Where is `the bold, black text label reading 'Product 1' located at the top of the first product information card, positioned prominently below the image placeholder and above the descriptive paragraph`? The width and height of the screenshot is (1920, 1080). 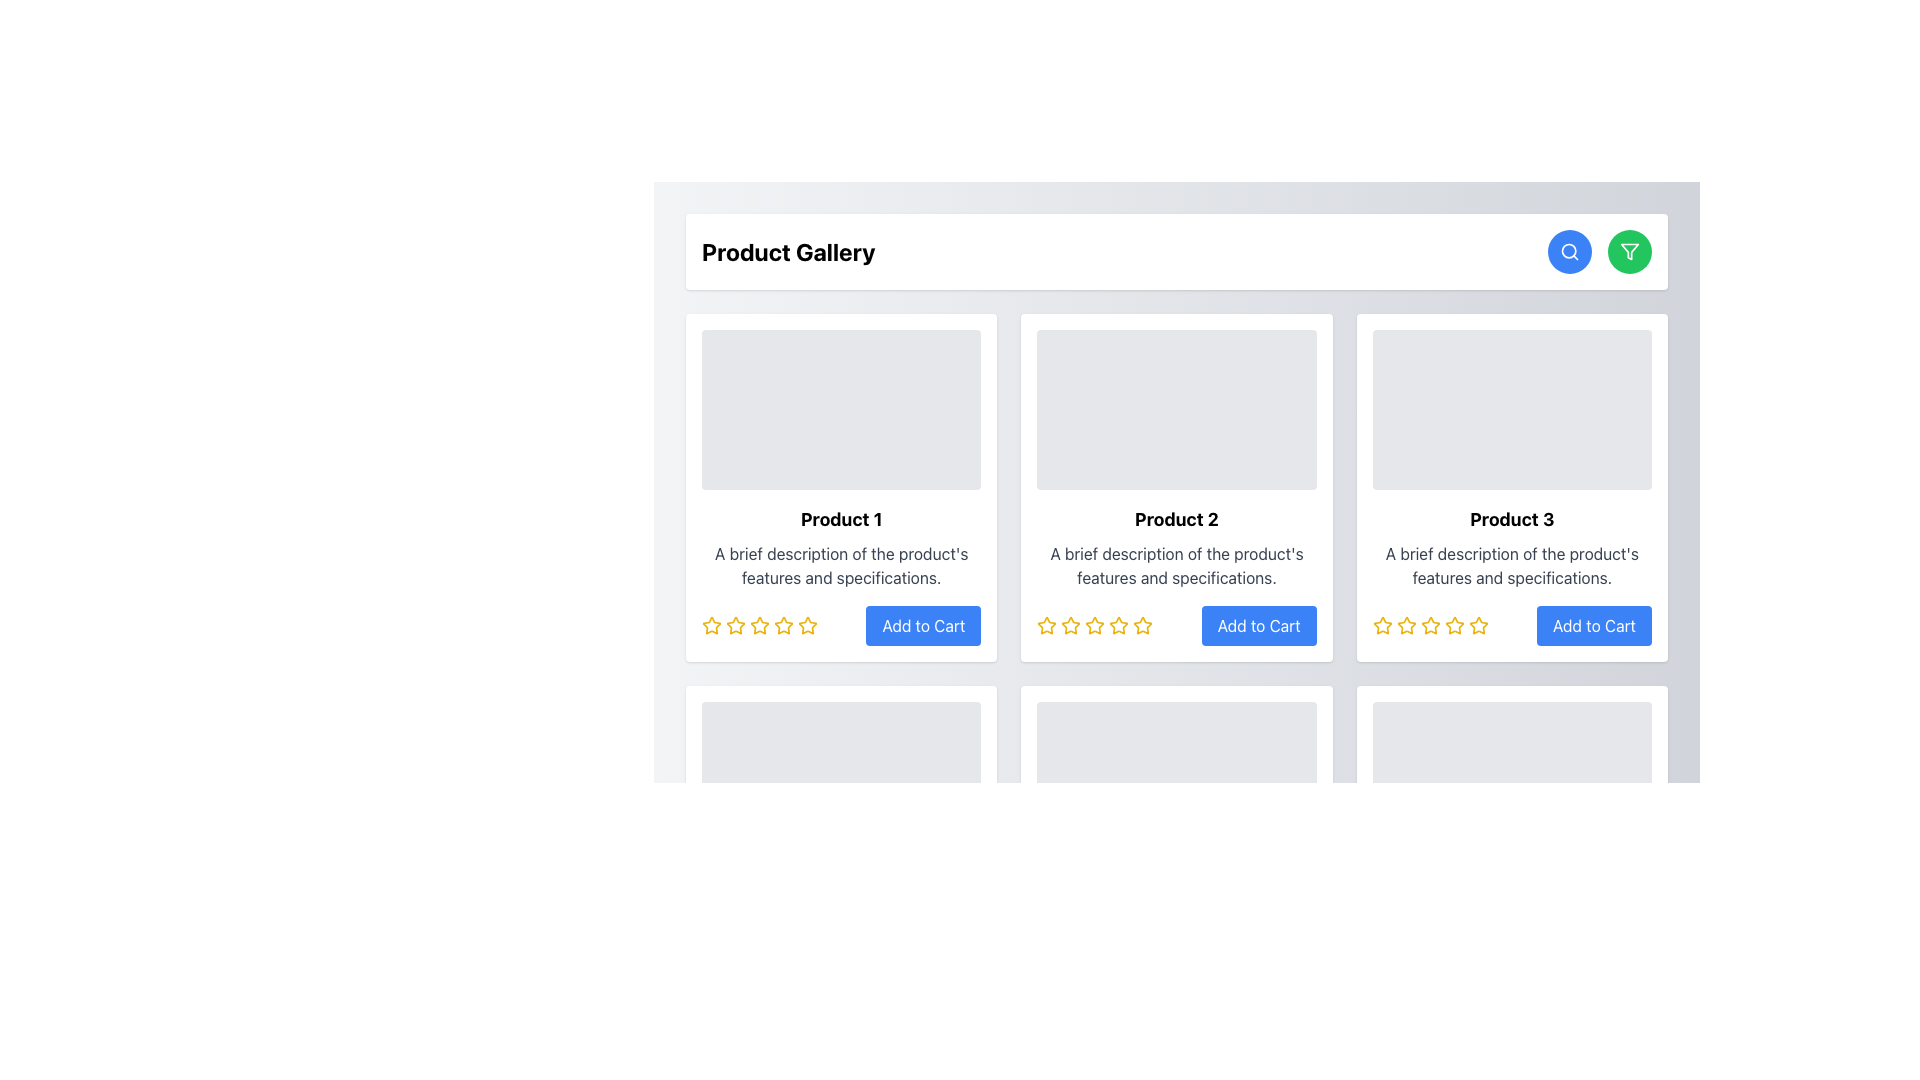 the bold, black text label reading 'Product 1' located at the top of the first product information card, positioned prominently below the image placeholder and above the descriptive paragraph is located at coordinates (841, 519).